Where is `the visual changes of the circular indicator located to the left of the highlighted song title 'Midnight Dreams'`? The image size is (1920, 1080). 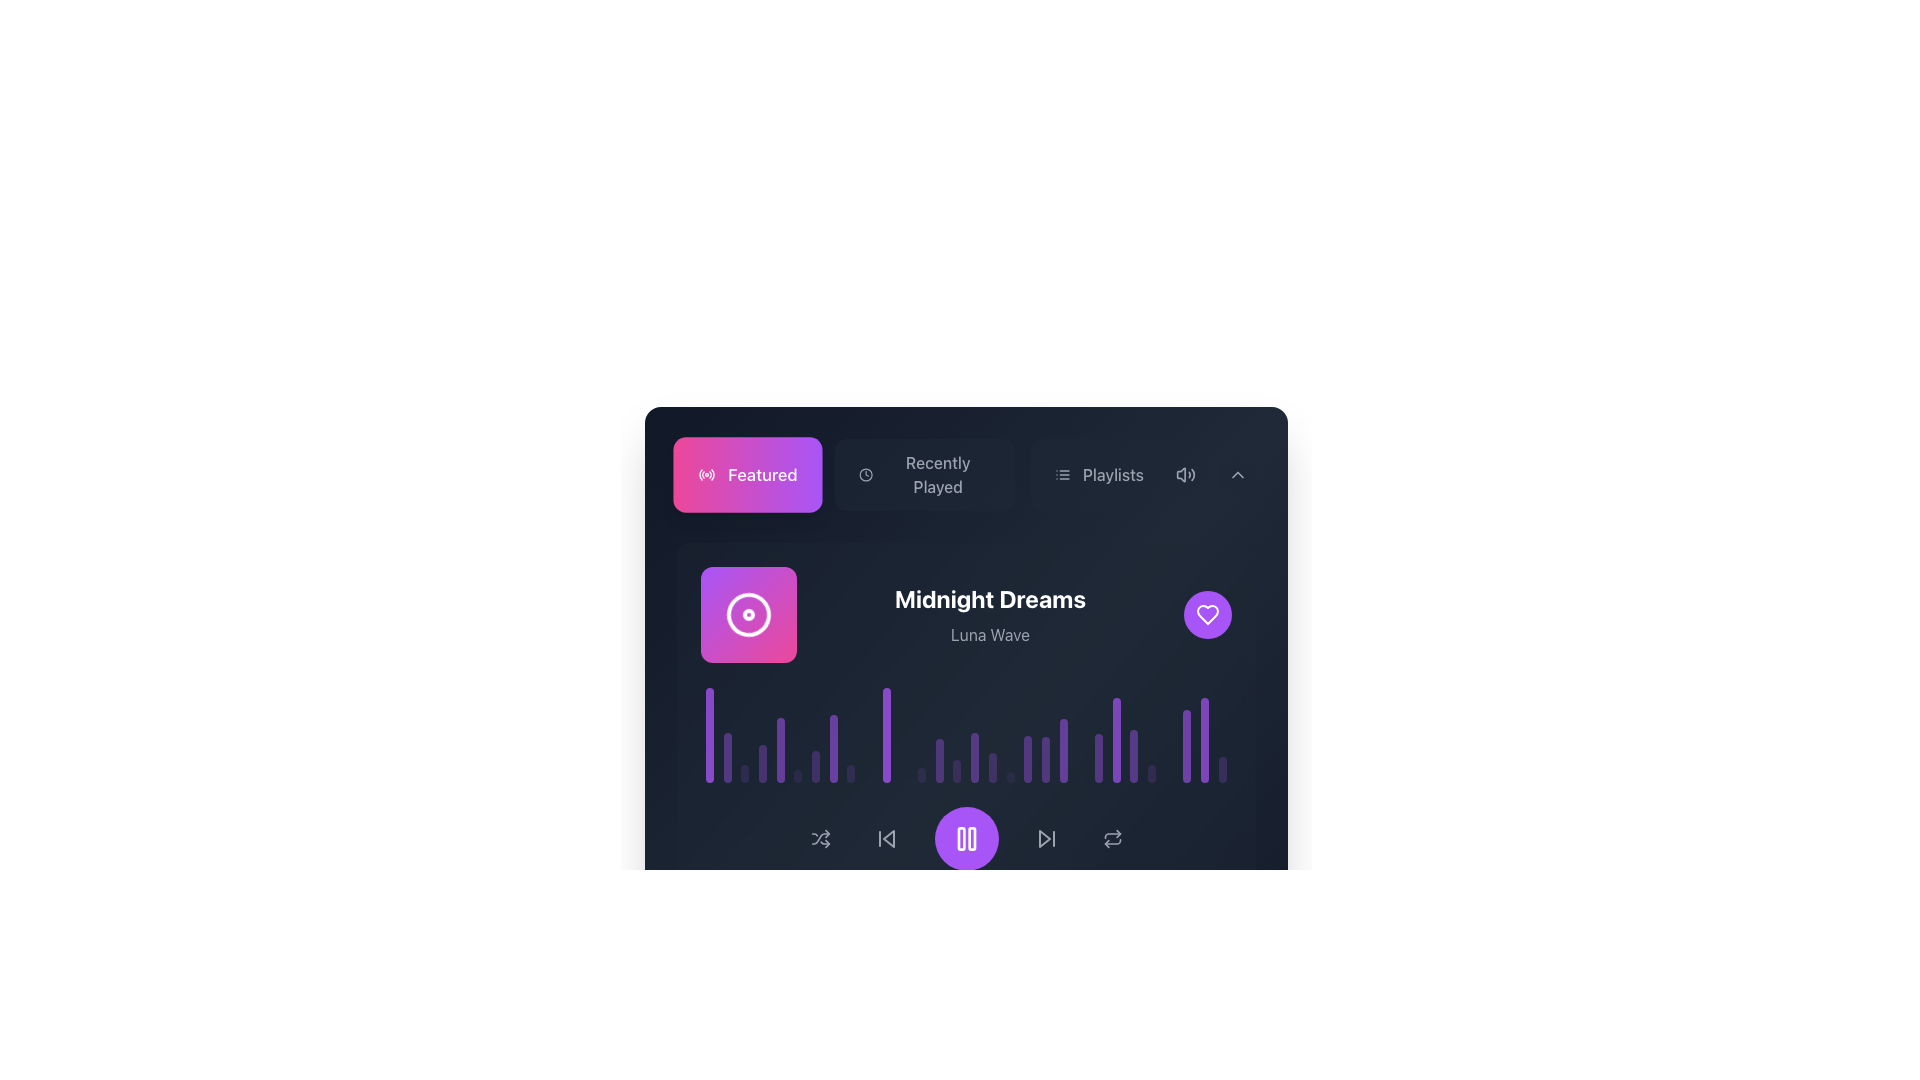 the visual changes of the circular indicator located to the left of the highlighted song title 'Midnight Dreams' is located at coordinates (747, 613).